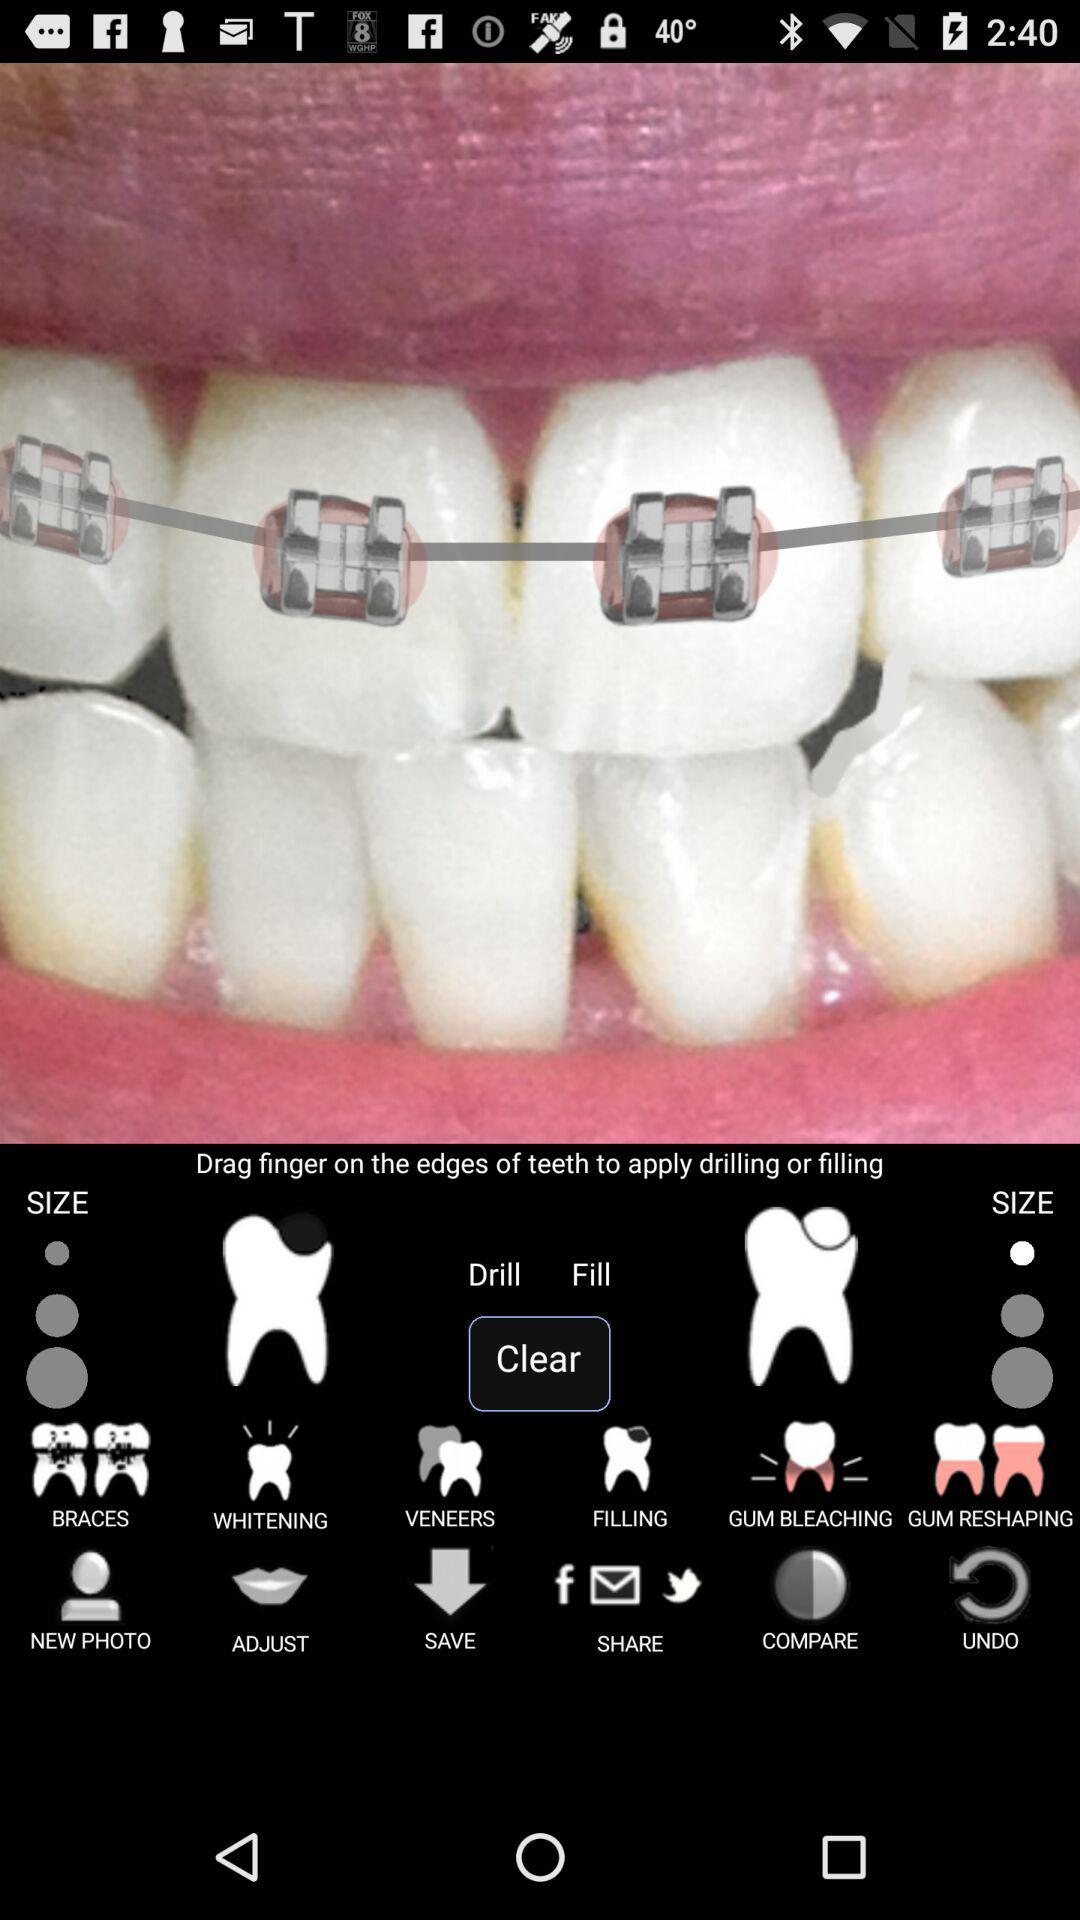 The image size is (1080, 1920). Describe the element at coordinates (800, 1296) in the screenshot. I see `animates a filling on a selected tooth` at that location.